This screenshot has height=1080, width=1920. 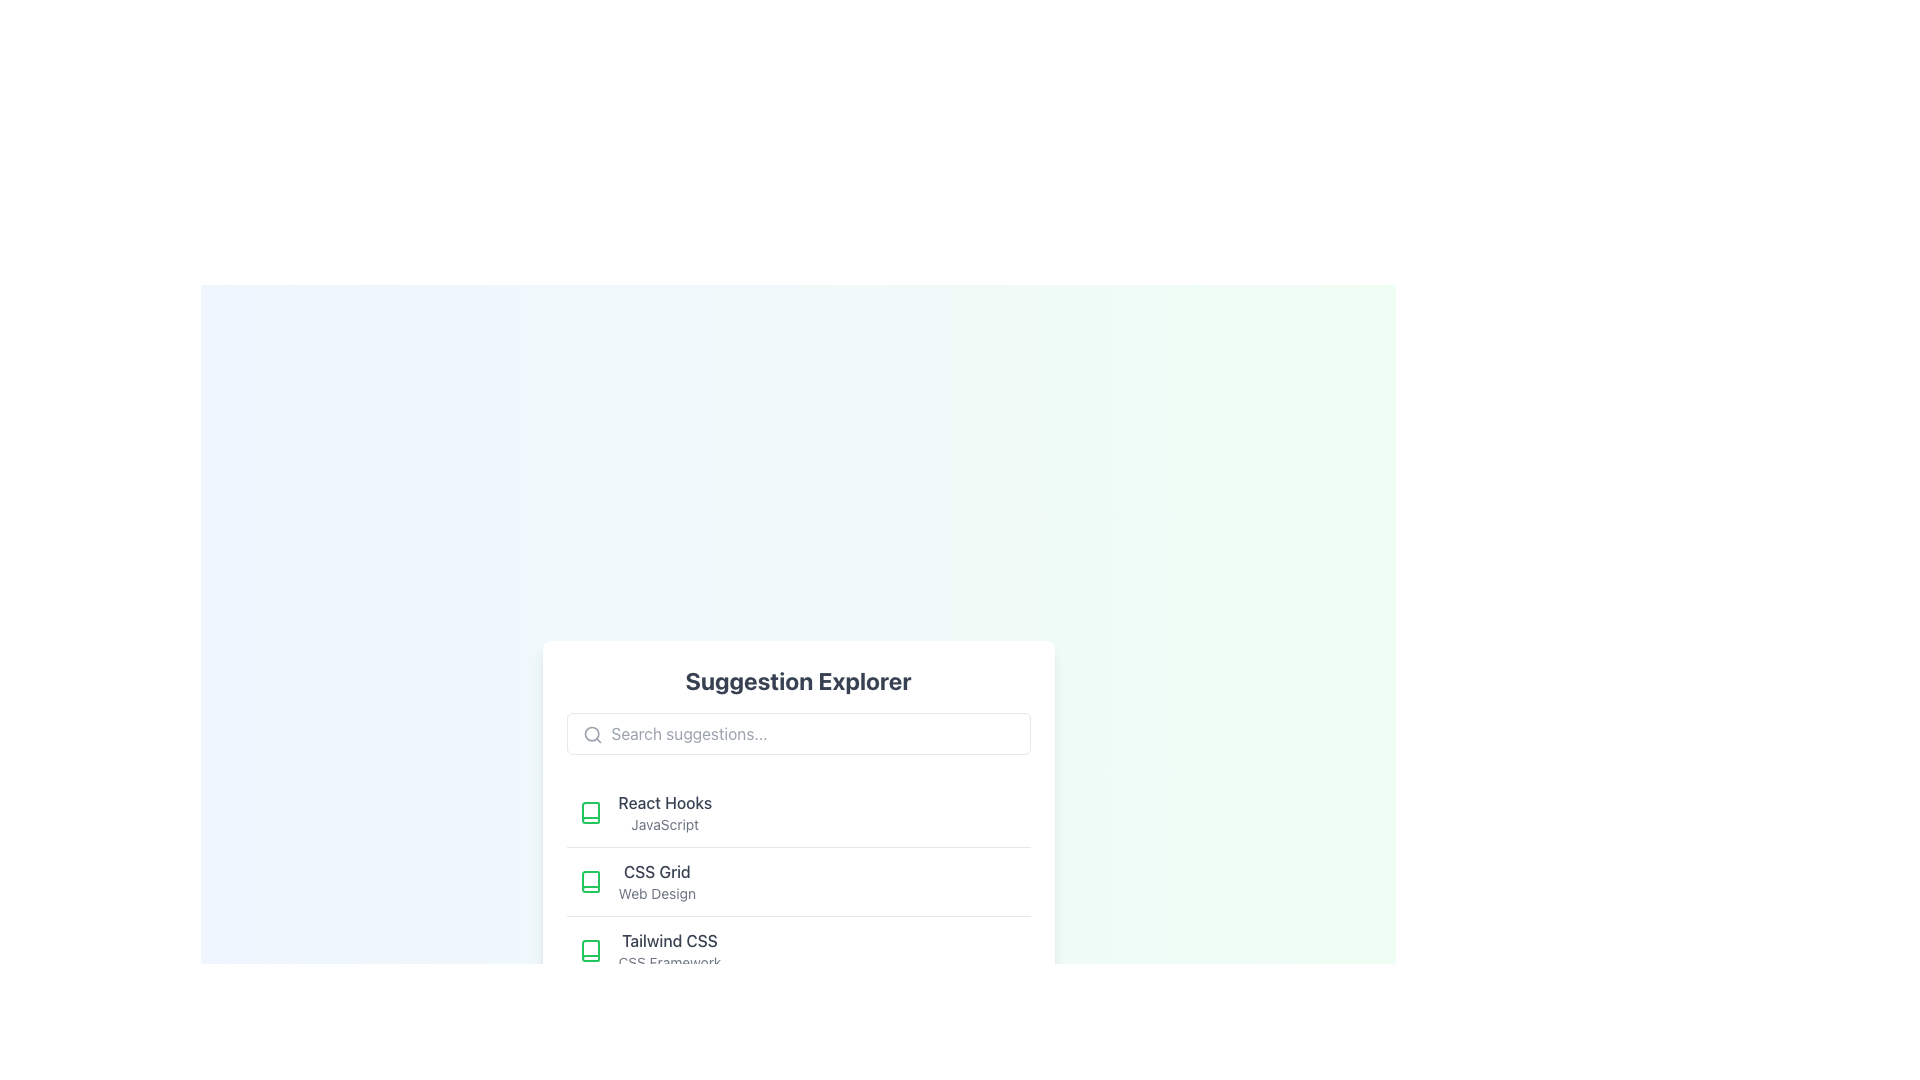 I want to click on bold header text labeled 'Suggestion Explorer', which is positioned at the top-center of the content panel above the search field, so click(x=797, y=680).